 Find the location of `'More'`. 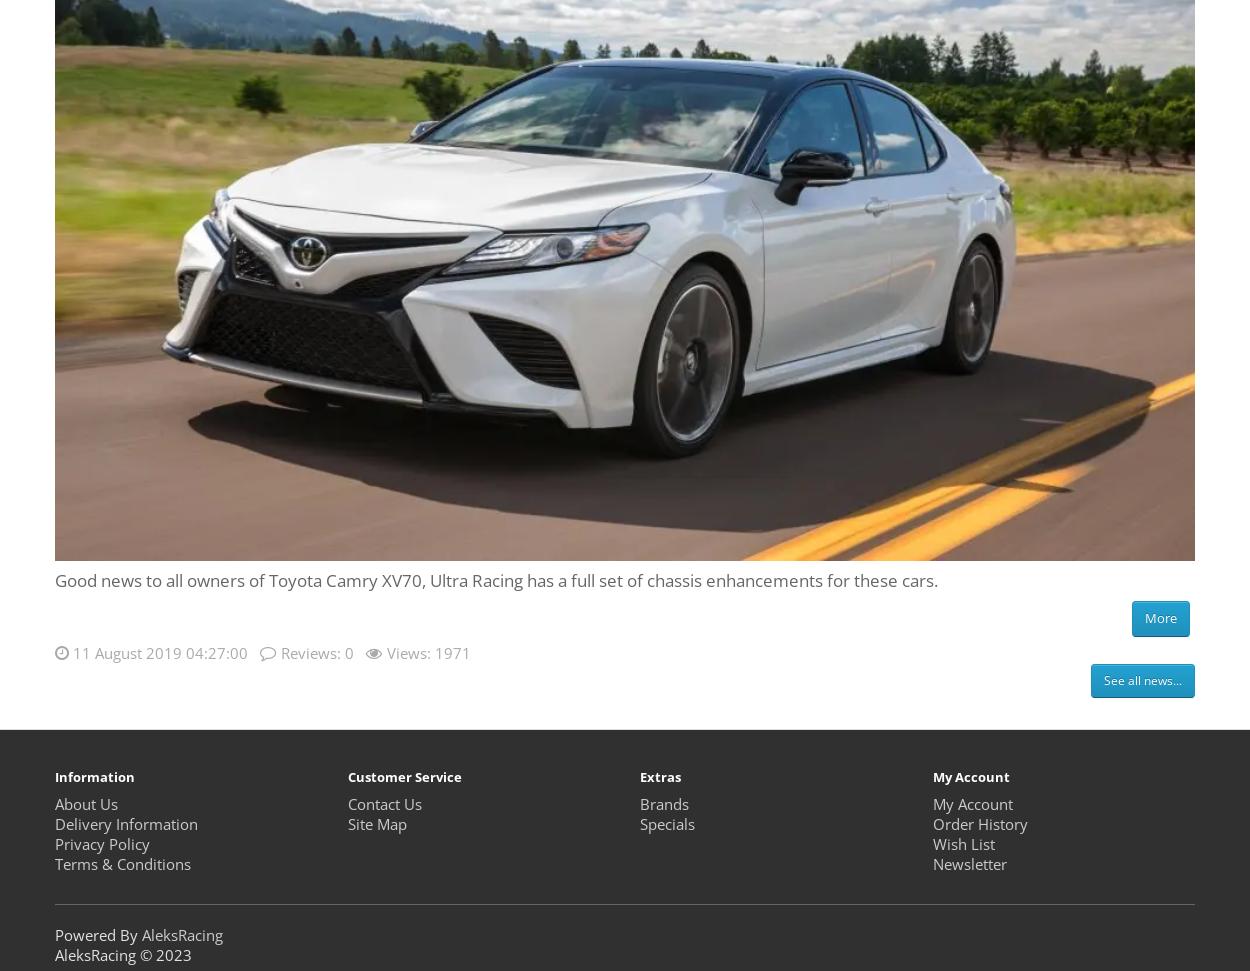

'More' is located at coordinates (1161, 617).